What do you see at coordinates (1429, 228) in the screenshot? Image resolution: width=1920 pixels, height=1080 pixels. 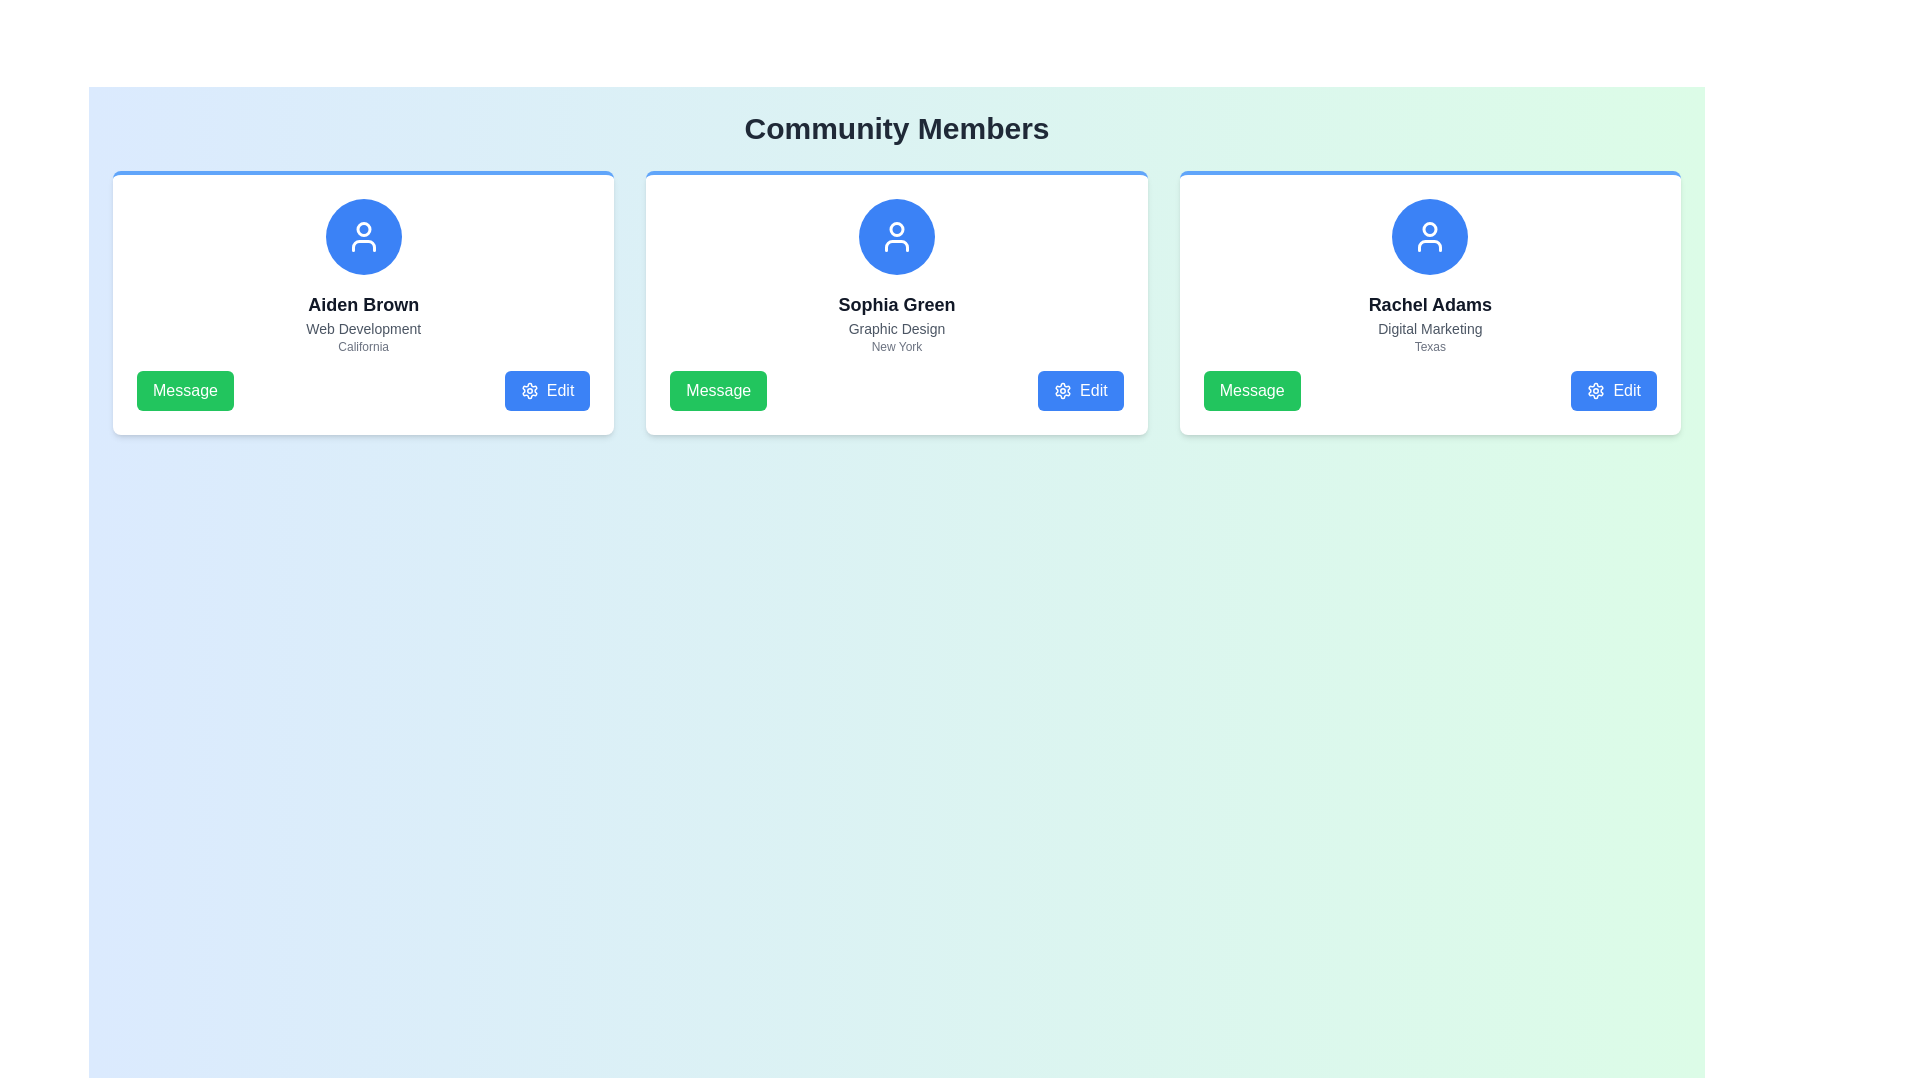 I see `the circular user profile icon located at the top center of the third card from the left in the 'Community Members' row` at bounding box center [1429, 228].